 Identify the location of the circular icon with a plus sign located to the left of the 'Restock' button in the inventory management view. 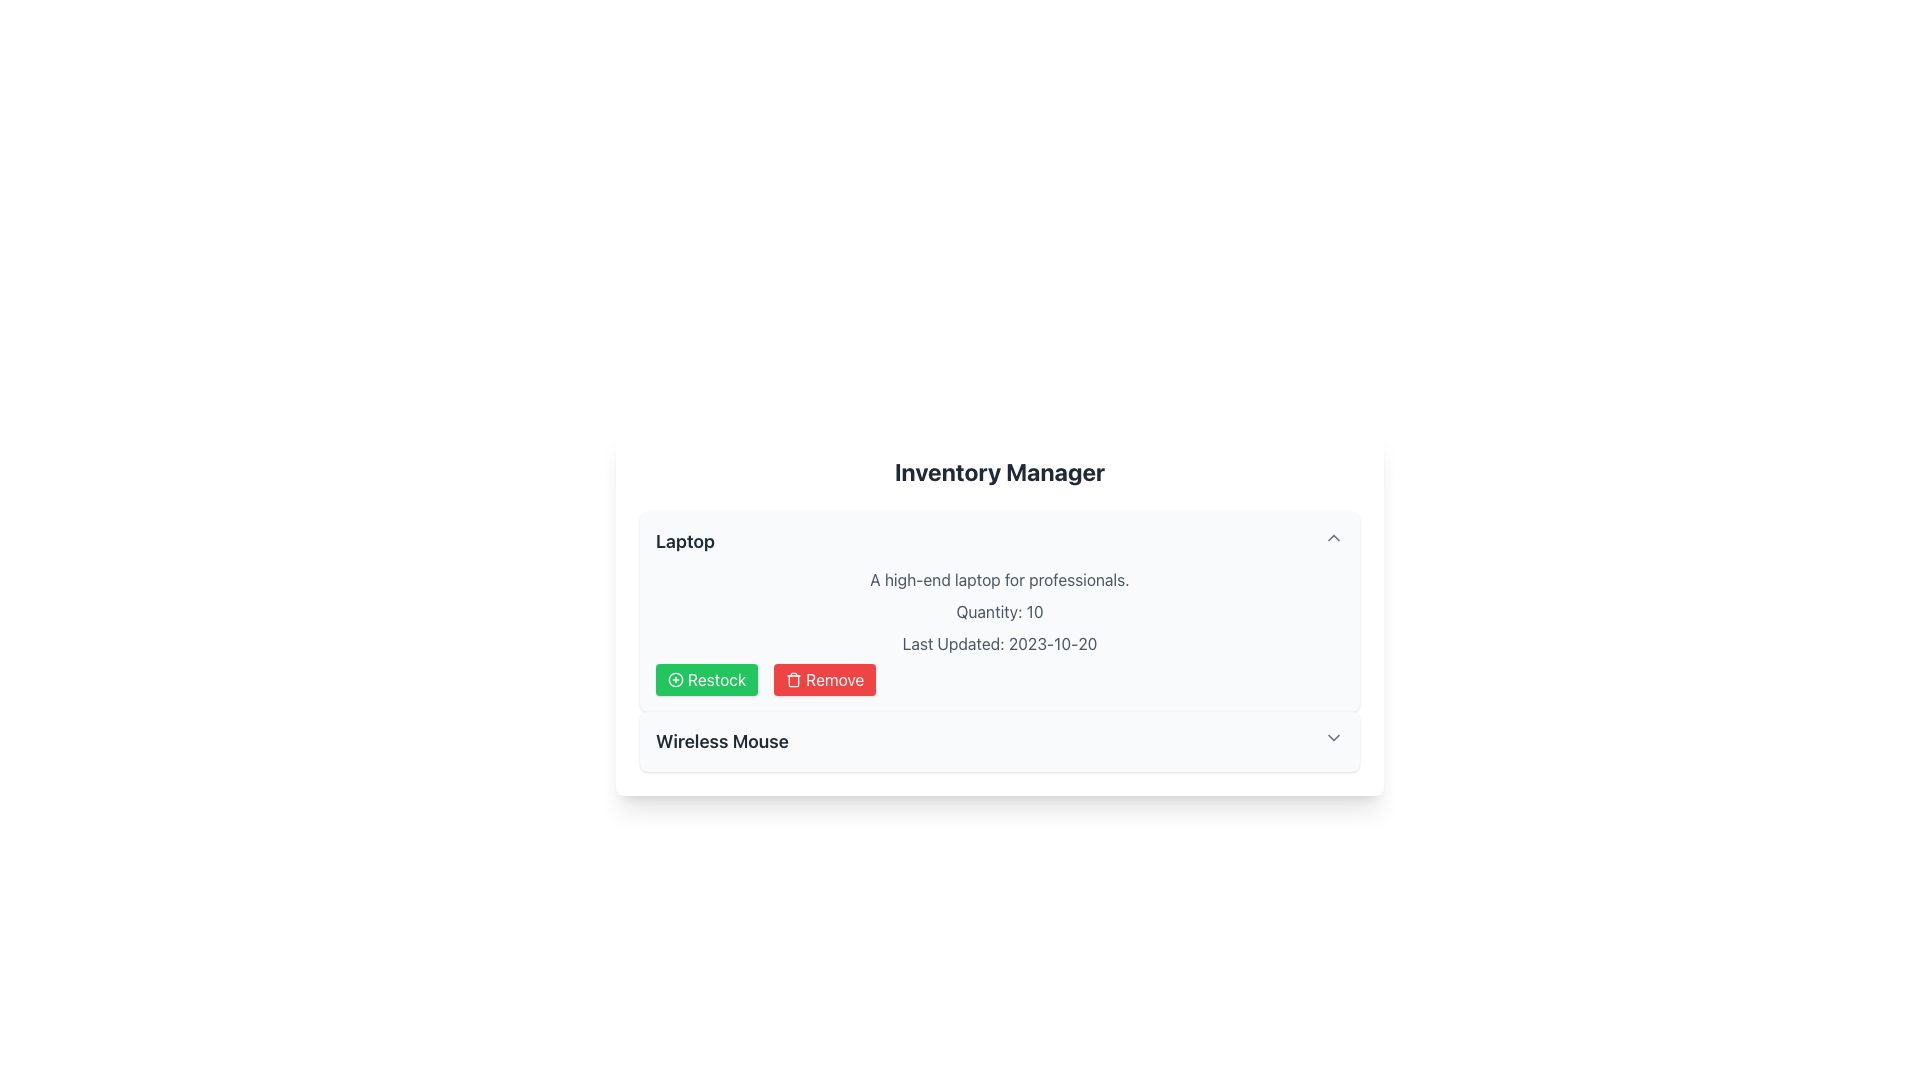
(676, 678).